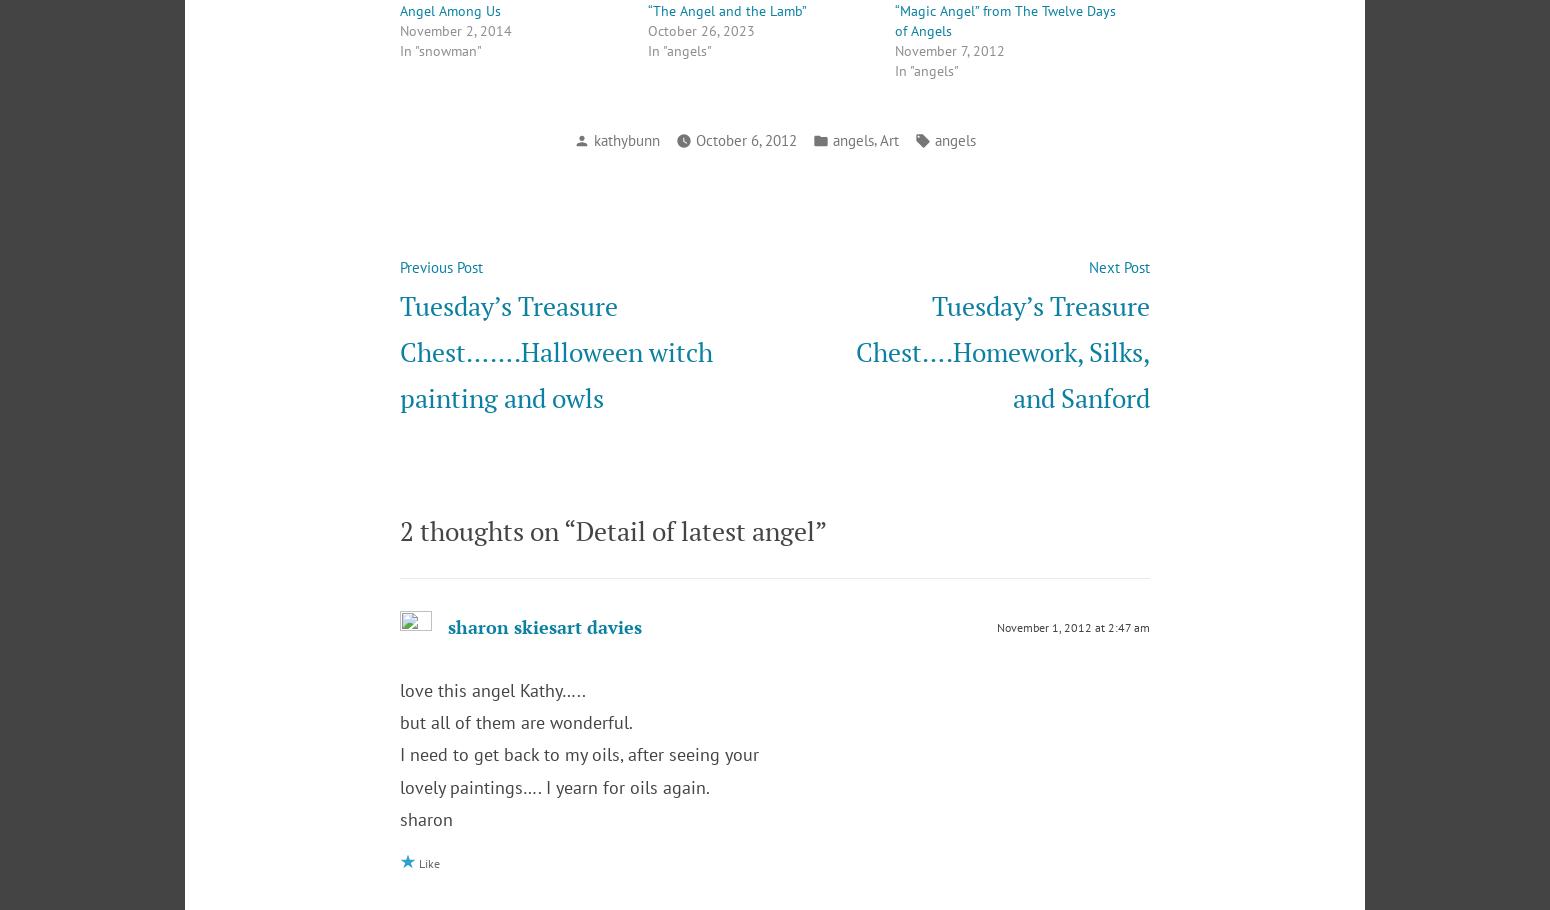 This screenshot has width=1550, height=910. Describe the element at coordinates (556, 350) in the screenshot. I see `'Tuesday’s Treasure Chest…….Halloween witch painting and owls'` at that location.